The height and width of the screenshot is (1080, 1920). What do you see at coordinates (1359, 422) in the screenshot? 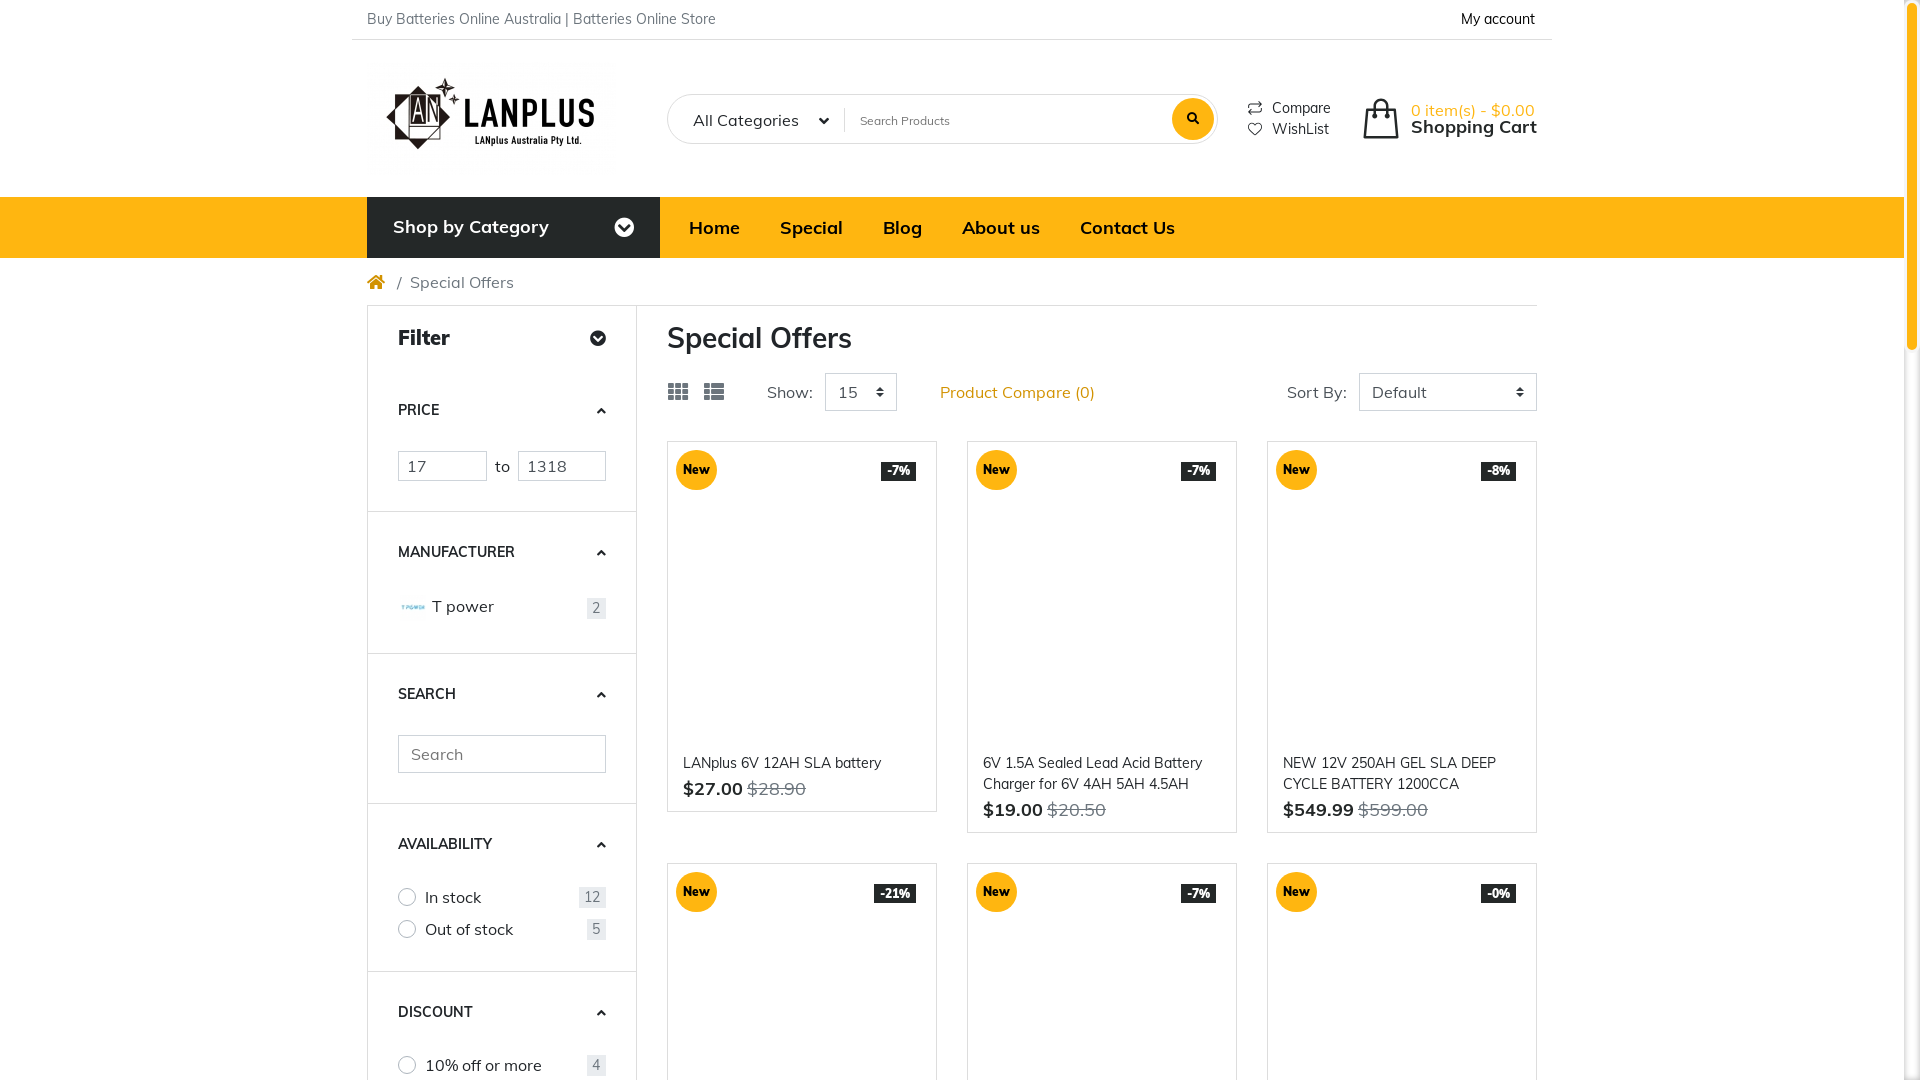
I see `'Add to Wish List'` at bounding box center [1359, 422].